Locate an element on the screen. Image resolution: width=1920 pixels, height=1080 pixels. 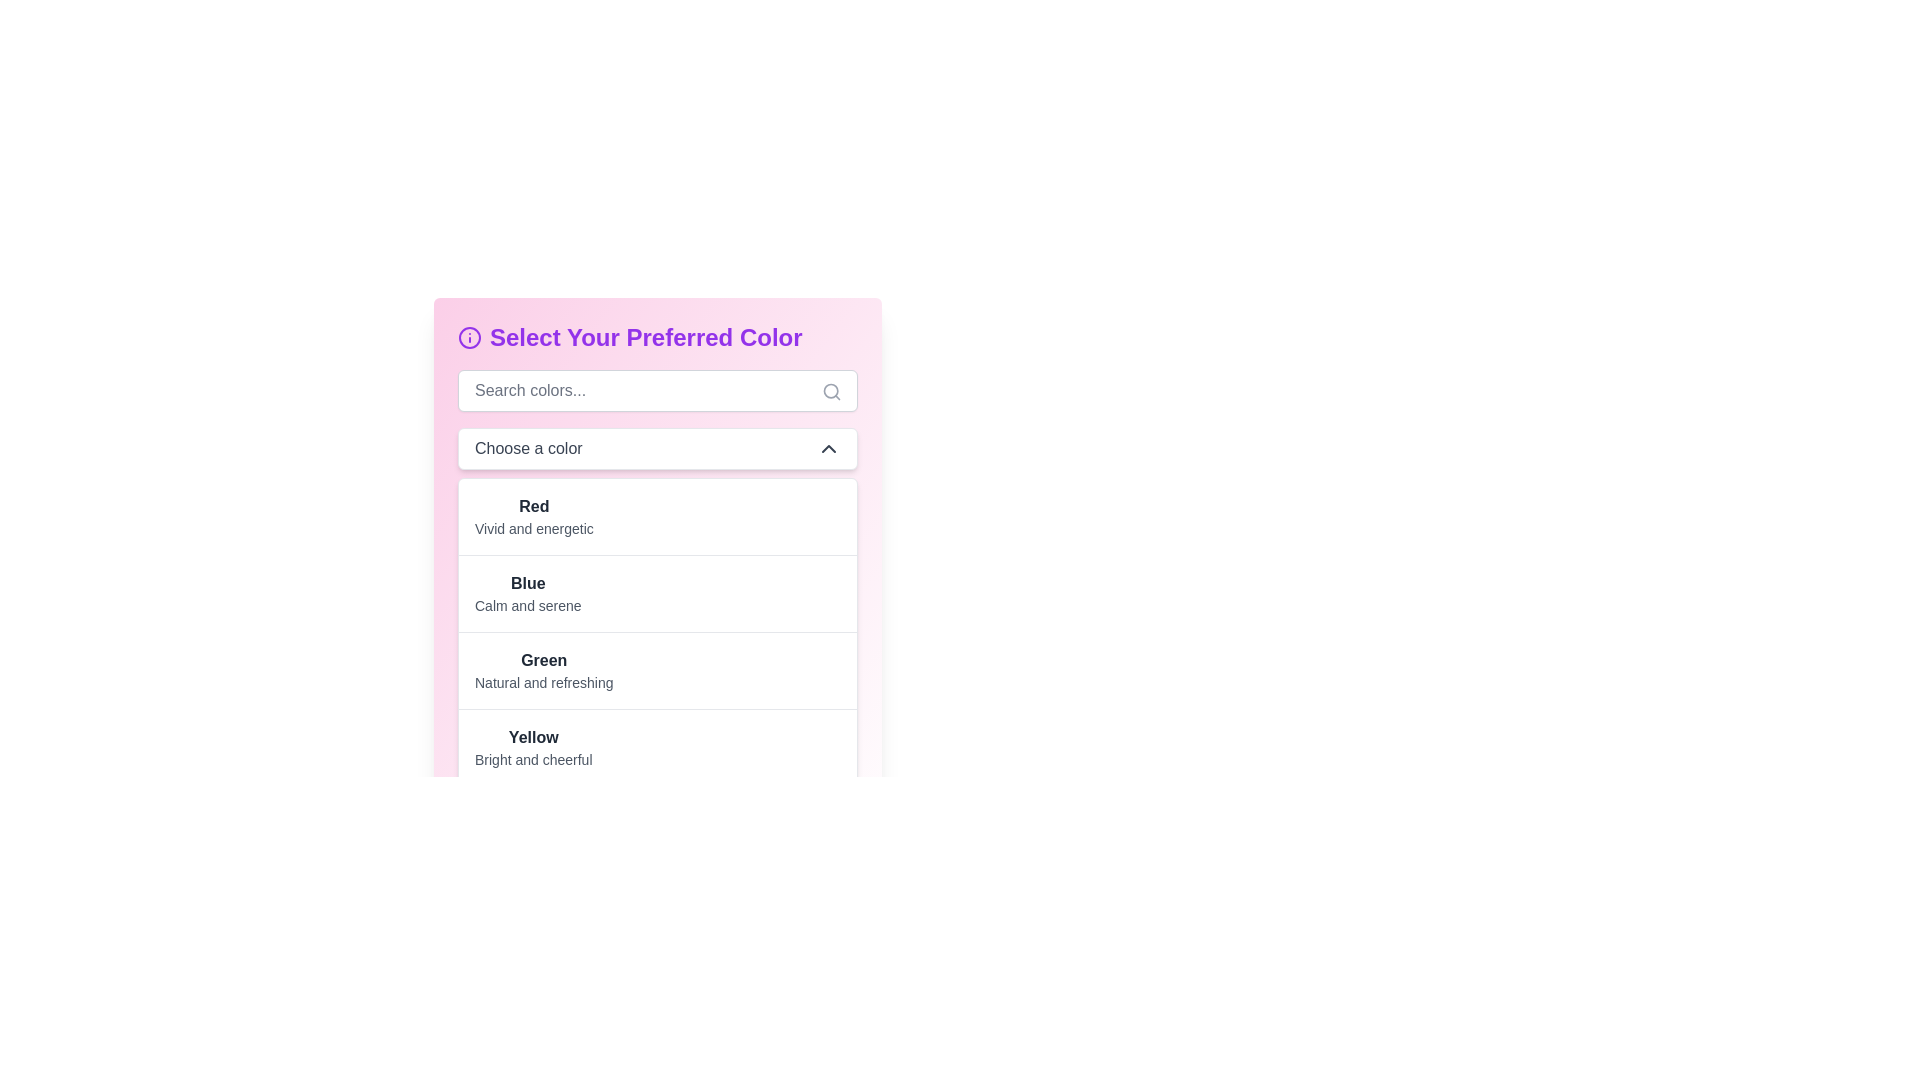
the Dropdown Menu labeled 'Choose a color' is located at coordinates (657, 447).